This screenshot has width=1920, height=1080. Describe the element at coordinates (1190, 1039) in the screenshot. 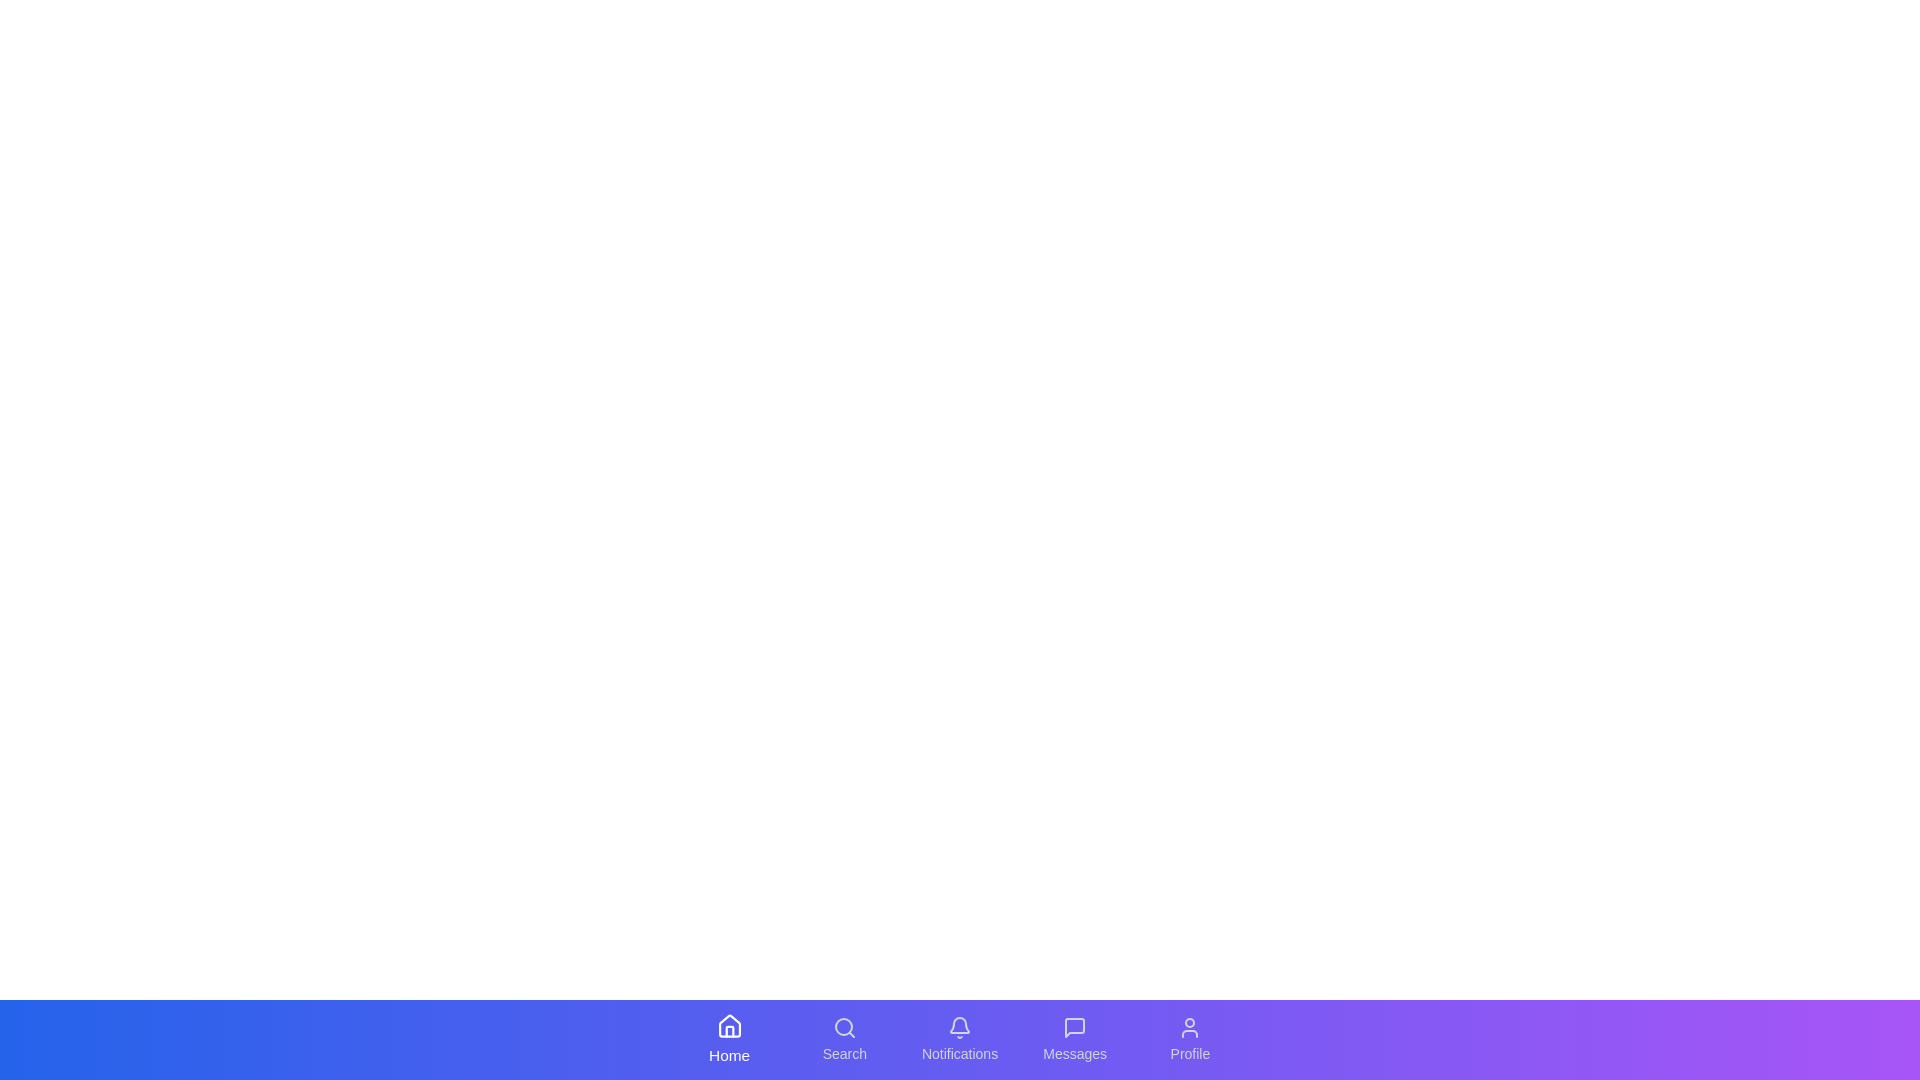

I see `the tab labeled Profile in the bottom navigation bar` at that location.